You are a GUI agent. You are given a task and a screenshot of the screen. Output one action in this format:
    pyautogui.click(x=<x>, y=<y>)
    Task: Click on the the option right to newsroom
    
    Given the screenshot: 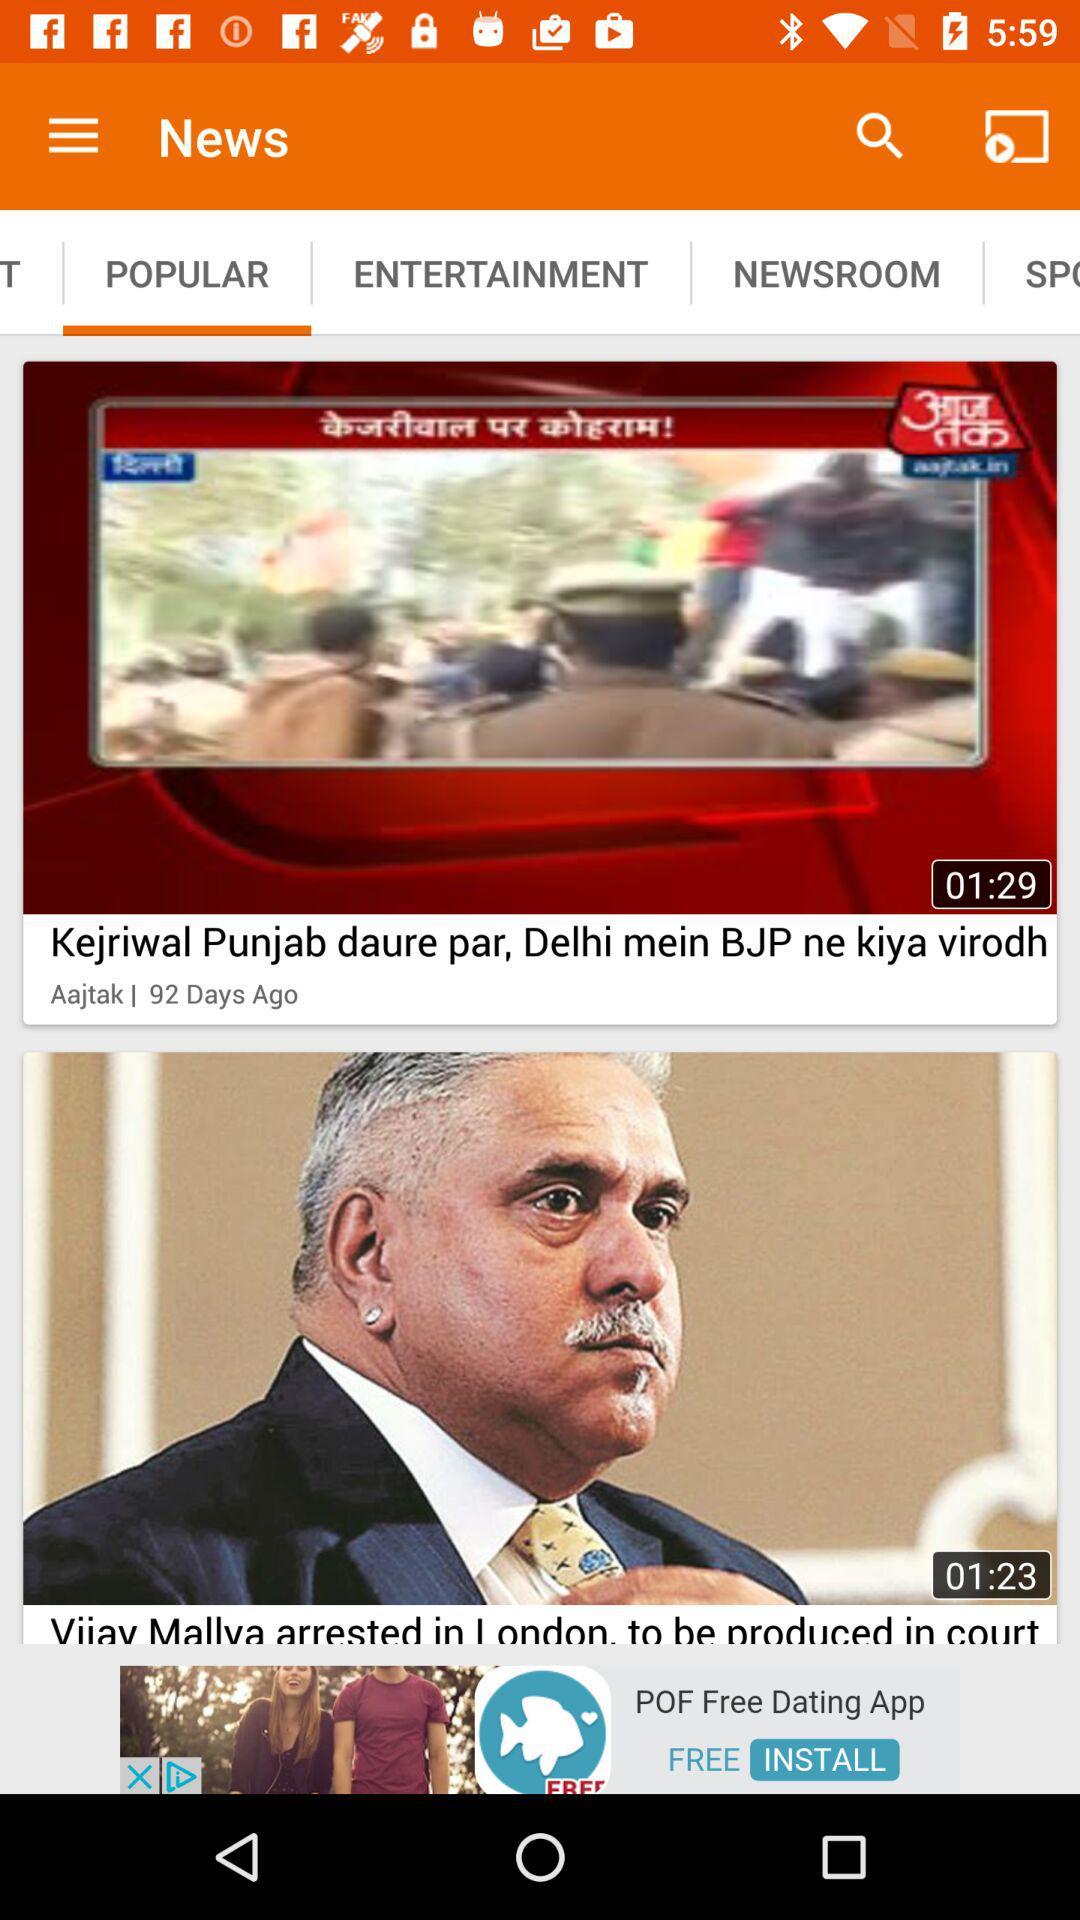 What is the action you would take?
    pyautogui.click(x=1031, y=272)
    